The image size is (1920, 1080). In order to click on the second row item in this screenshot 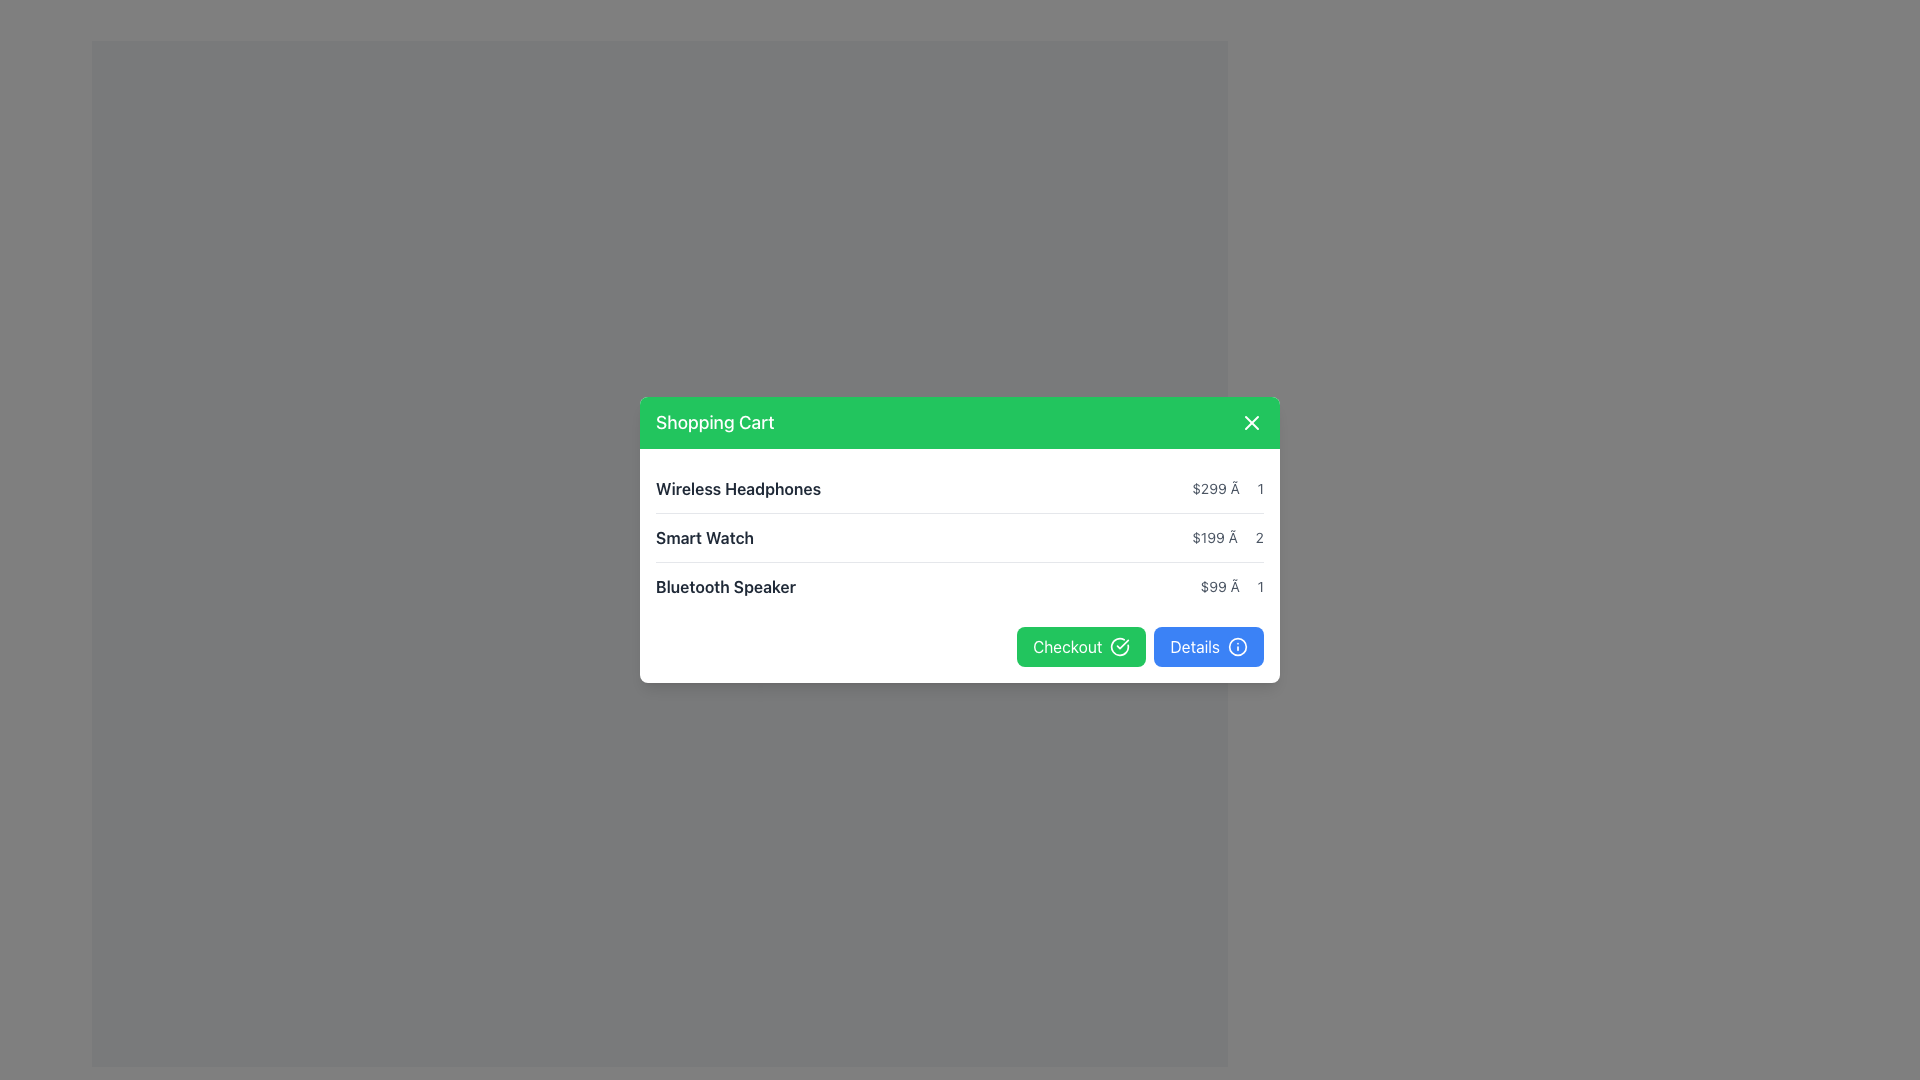, I will do `click(960, 536)`.